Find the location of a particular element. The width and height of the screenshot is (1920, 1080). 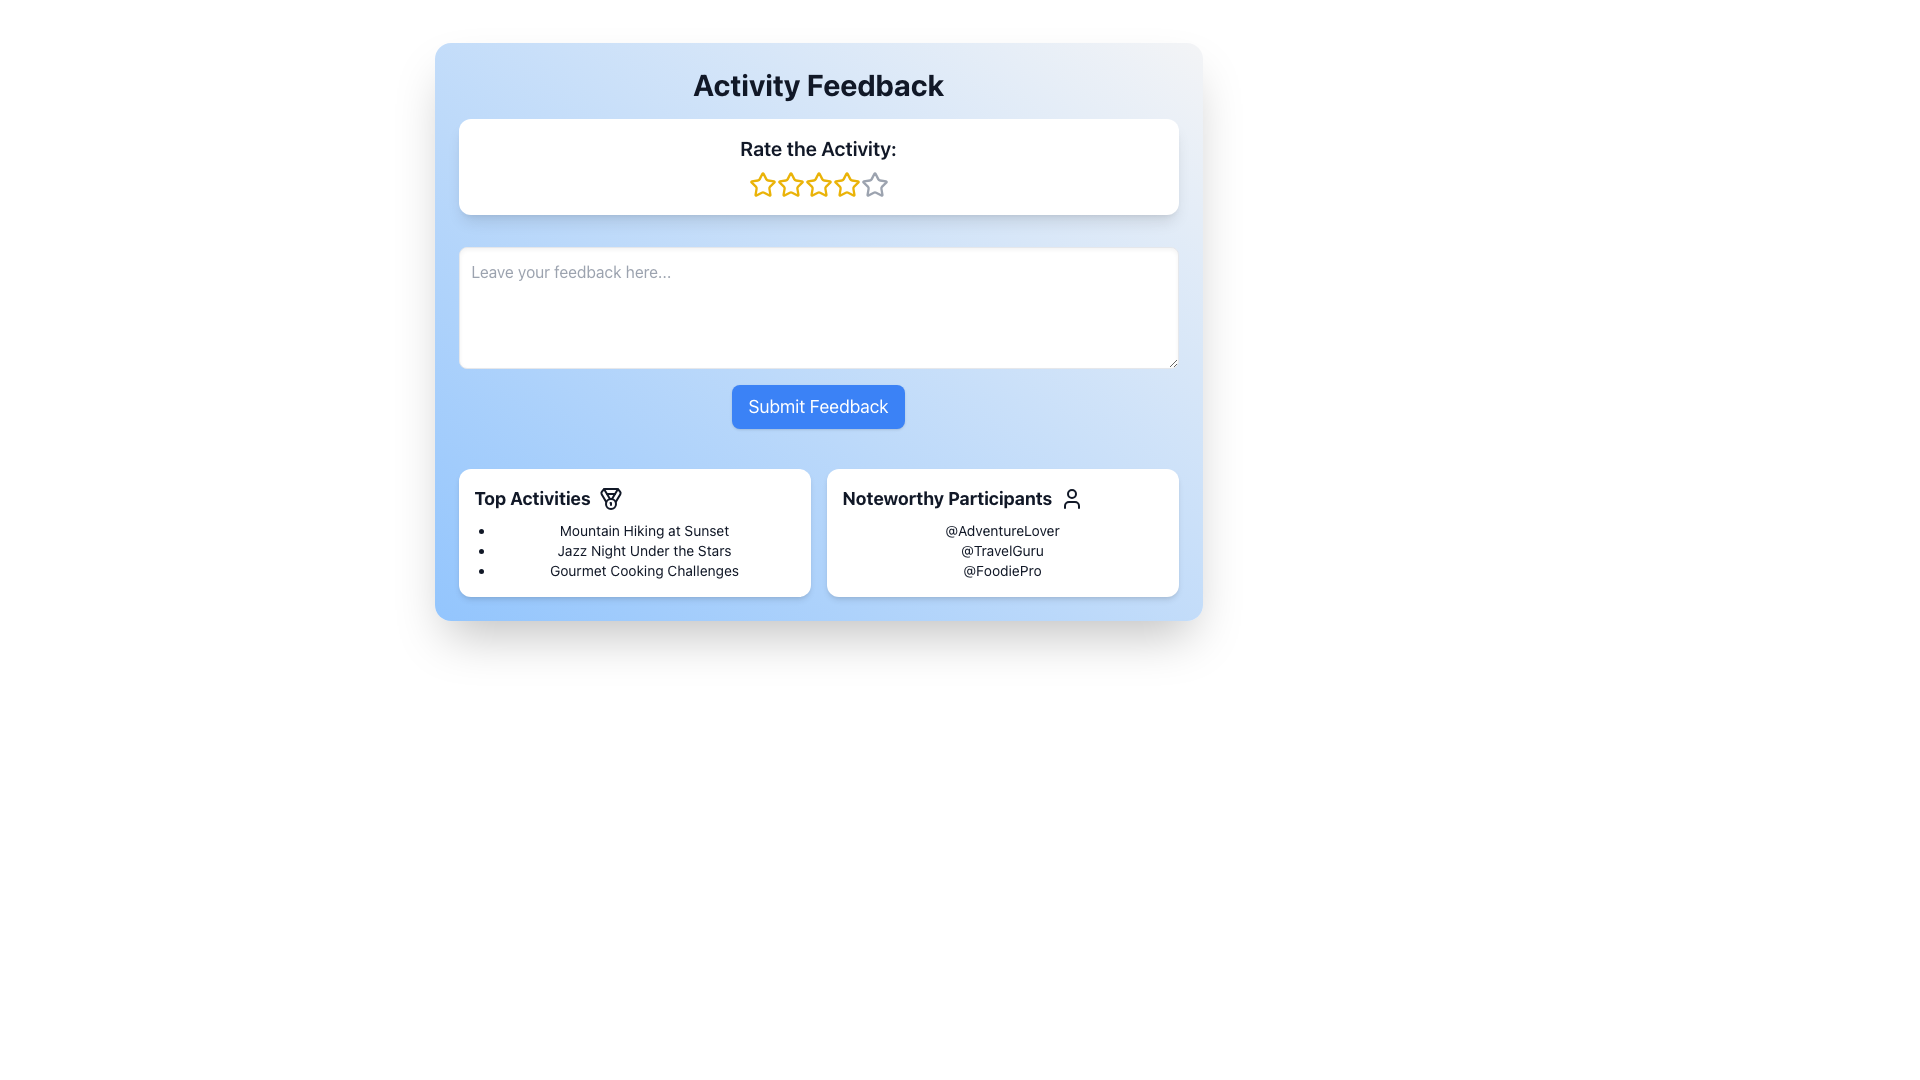

the text label displaying the handle '@AdventureLover' located in the 'Noteworthy Participants' section is located at coordinates (1002, 530).